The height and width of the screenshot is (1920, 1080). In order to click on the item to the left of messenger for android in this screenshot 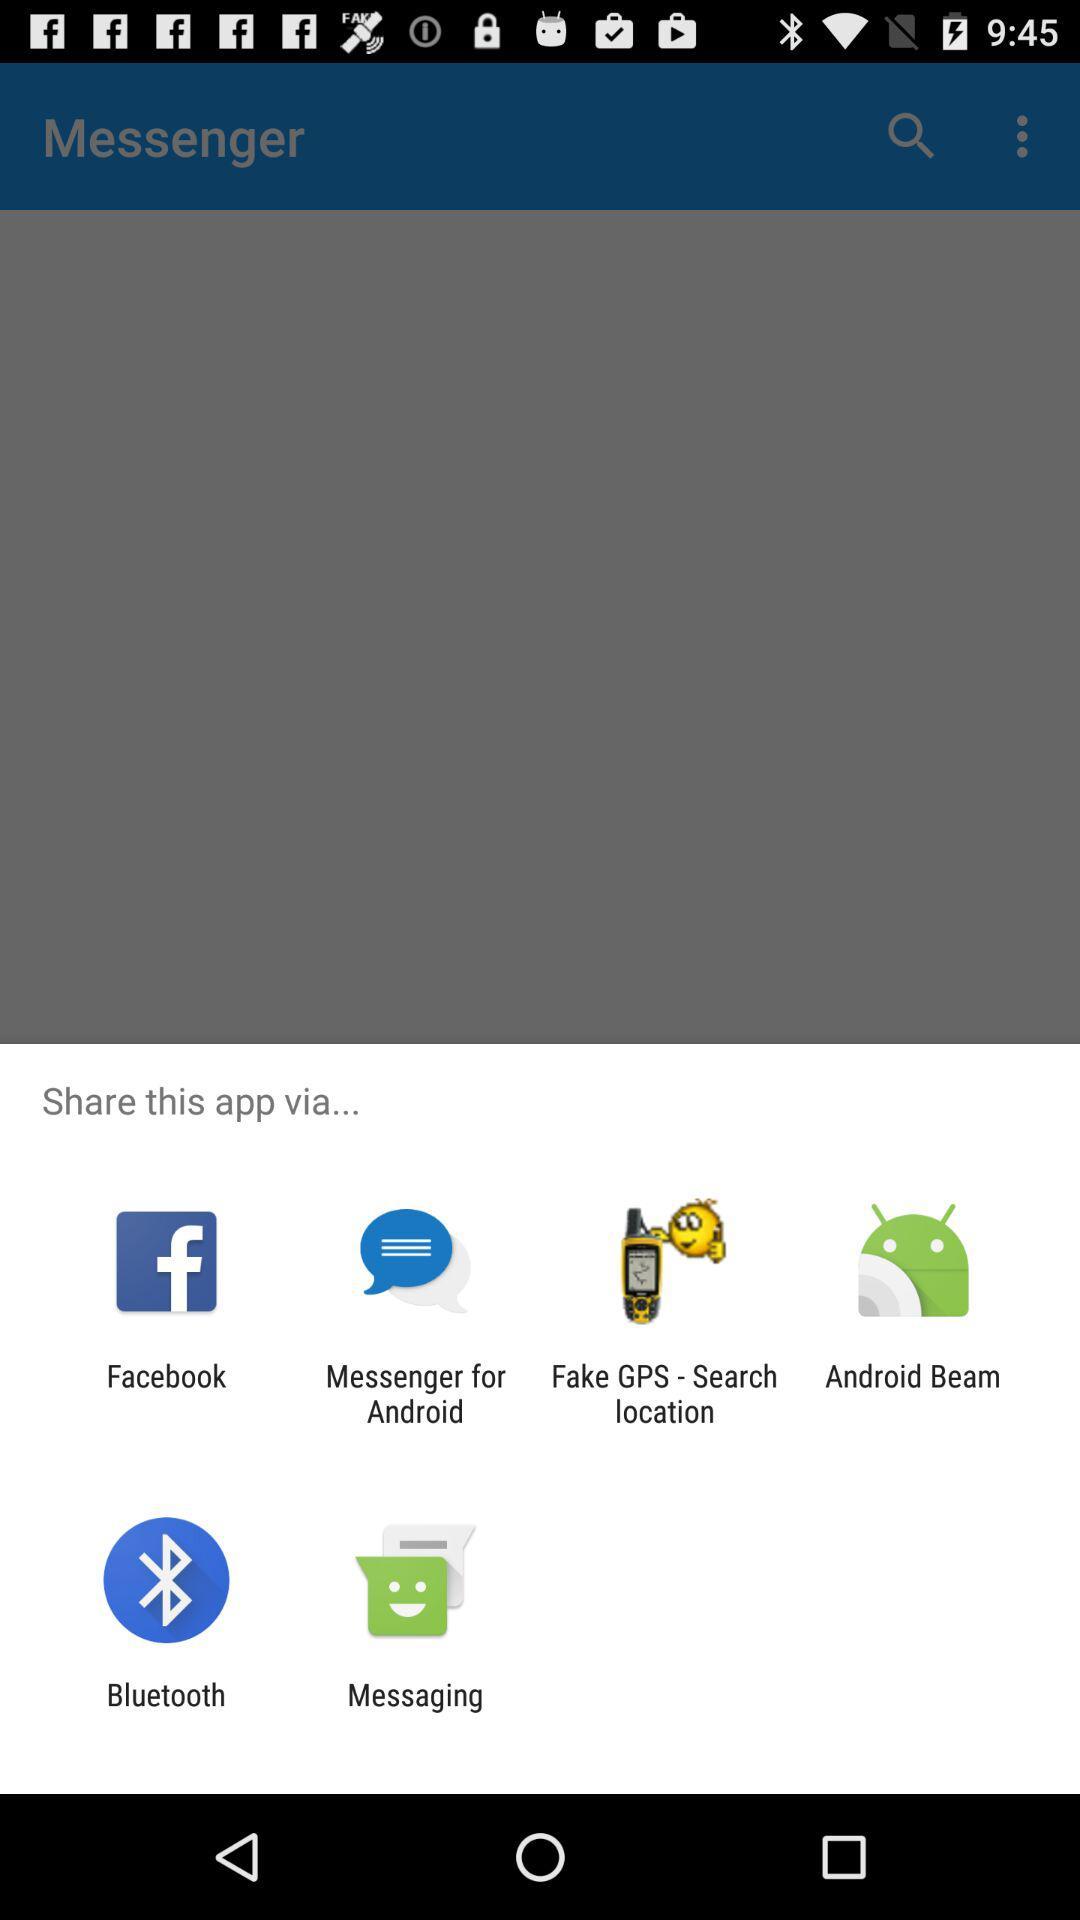, I will do `click(165, 1392)`.